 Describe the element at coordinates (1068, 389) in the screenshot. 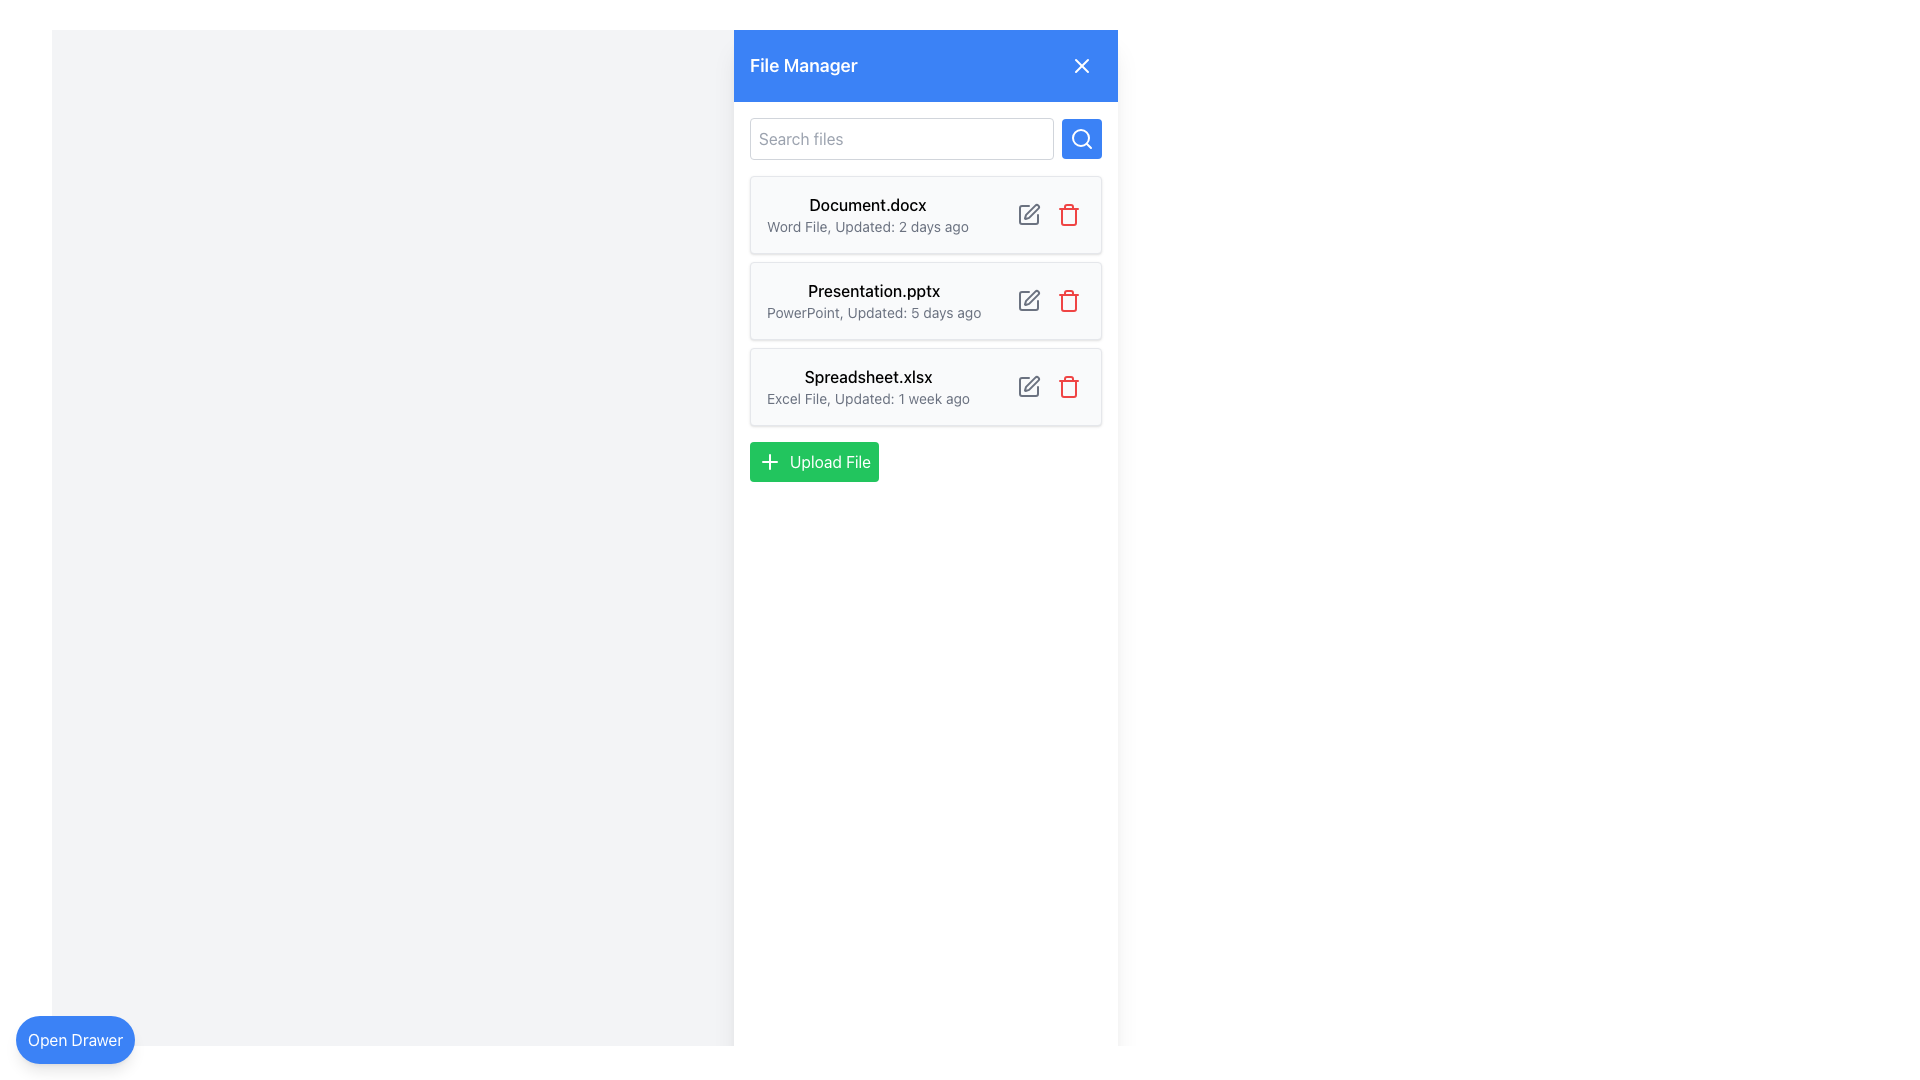

I see `the trash bin icon` at that location.